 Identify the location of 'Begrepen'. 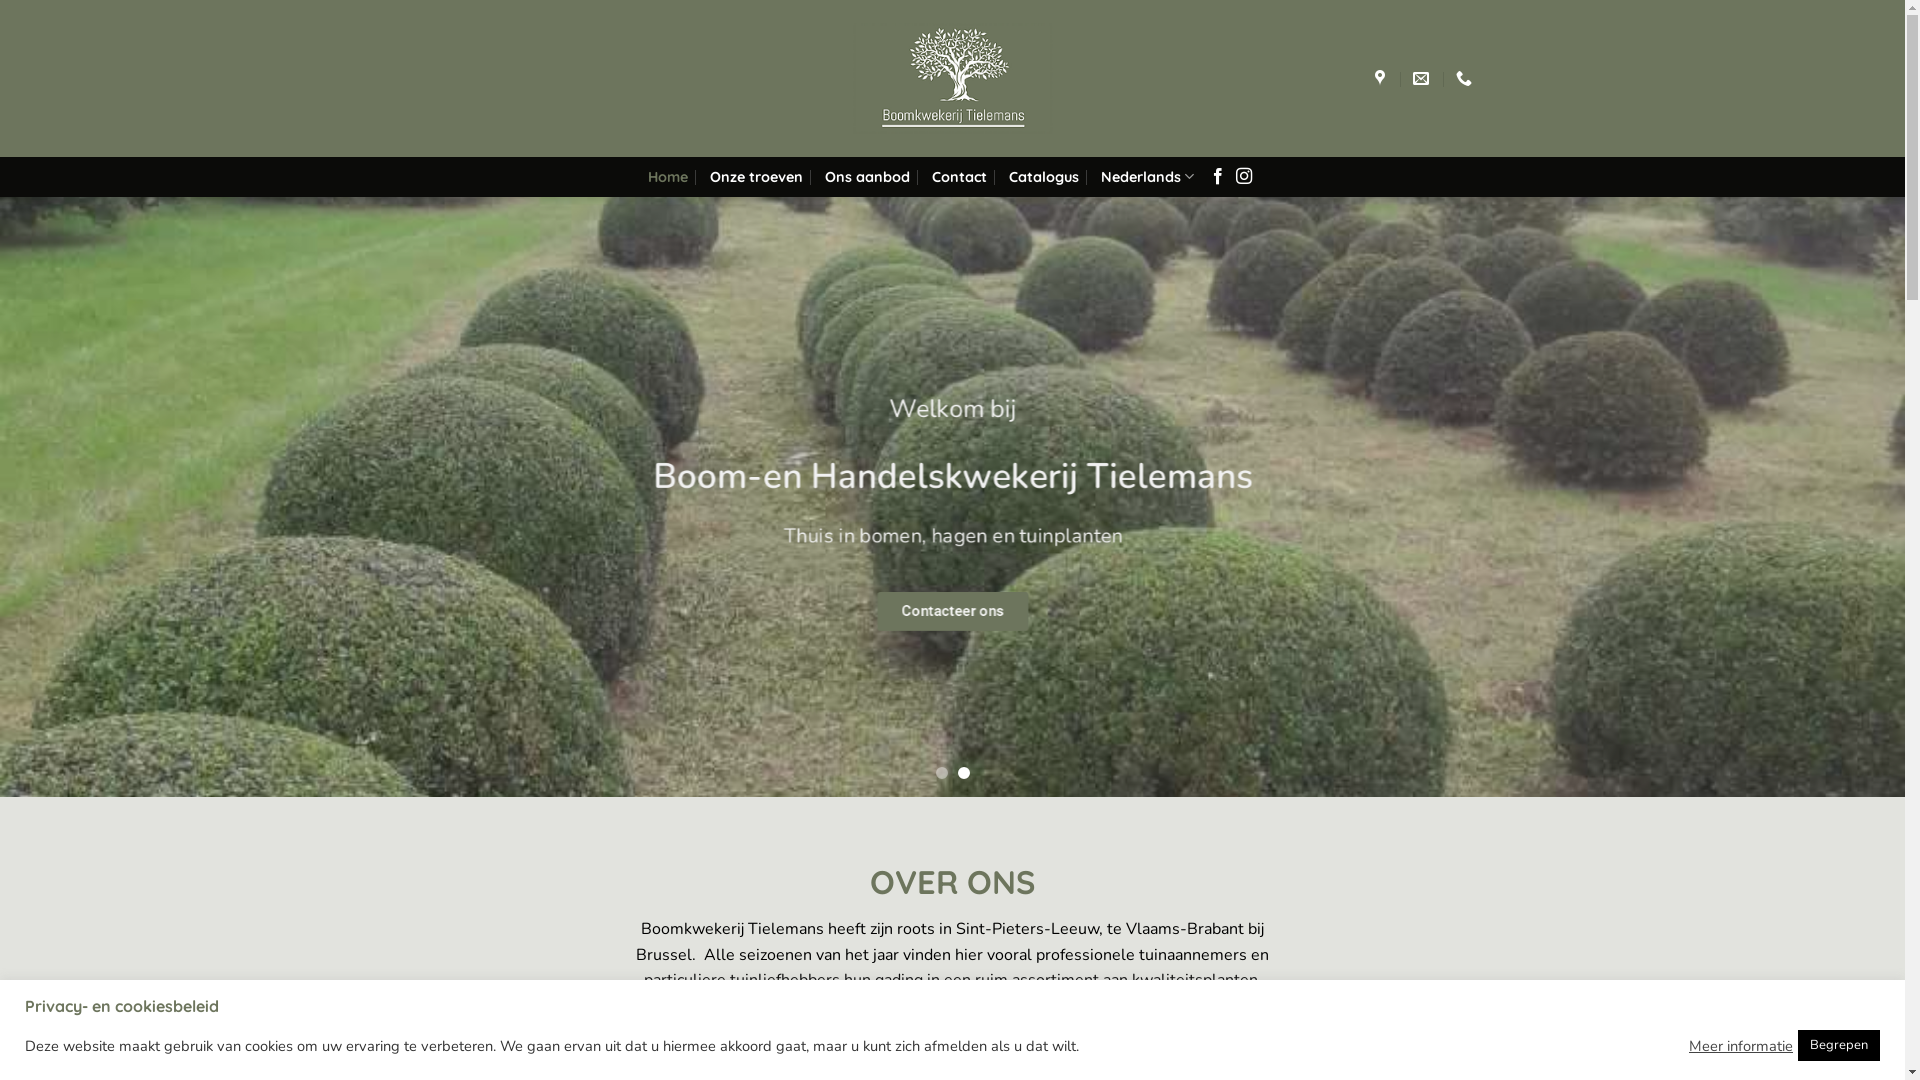
(1838, 1044).